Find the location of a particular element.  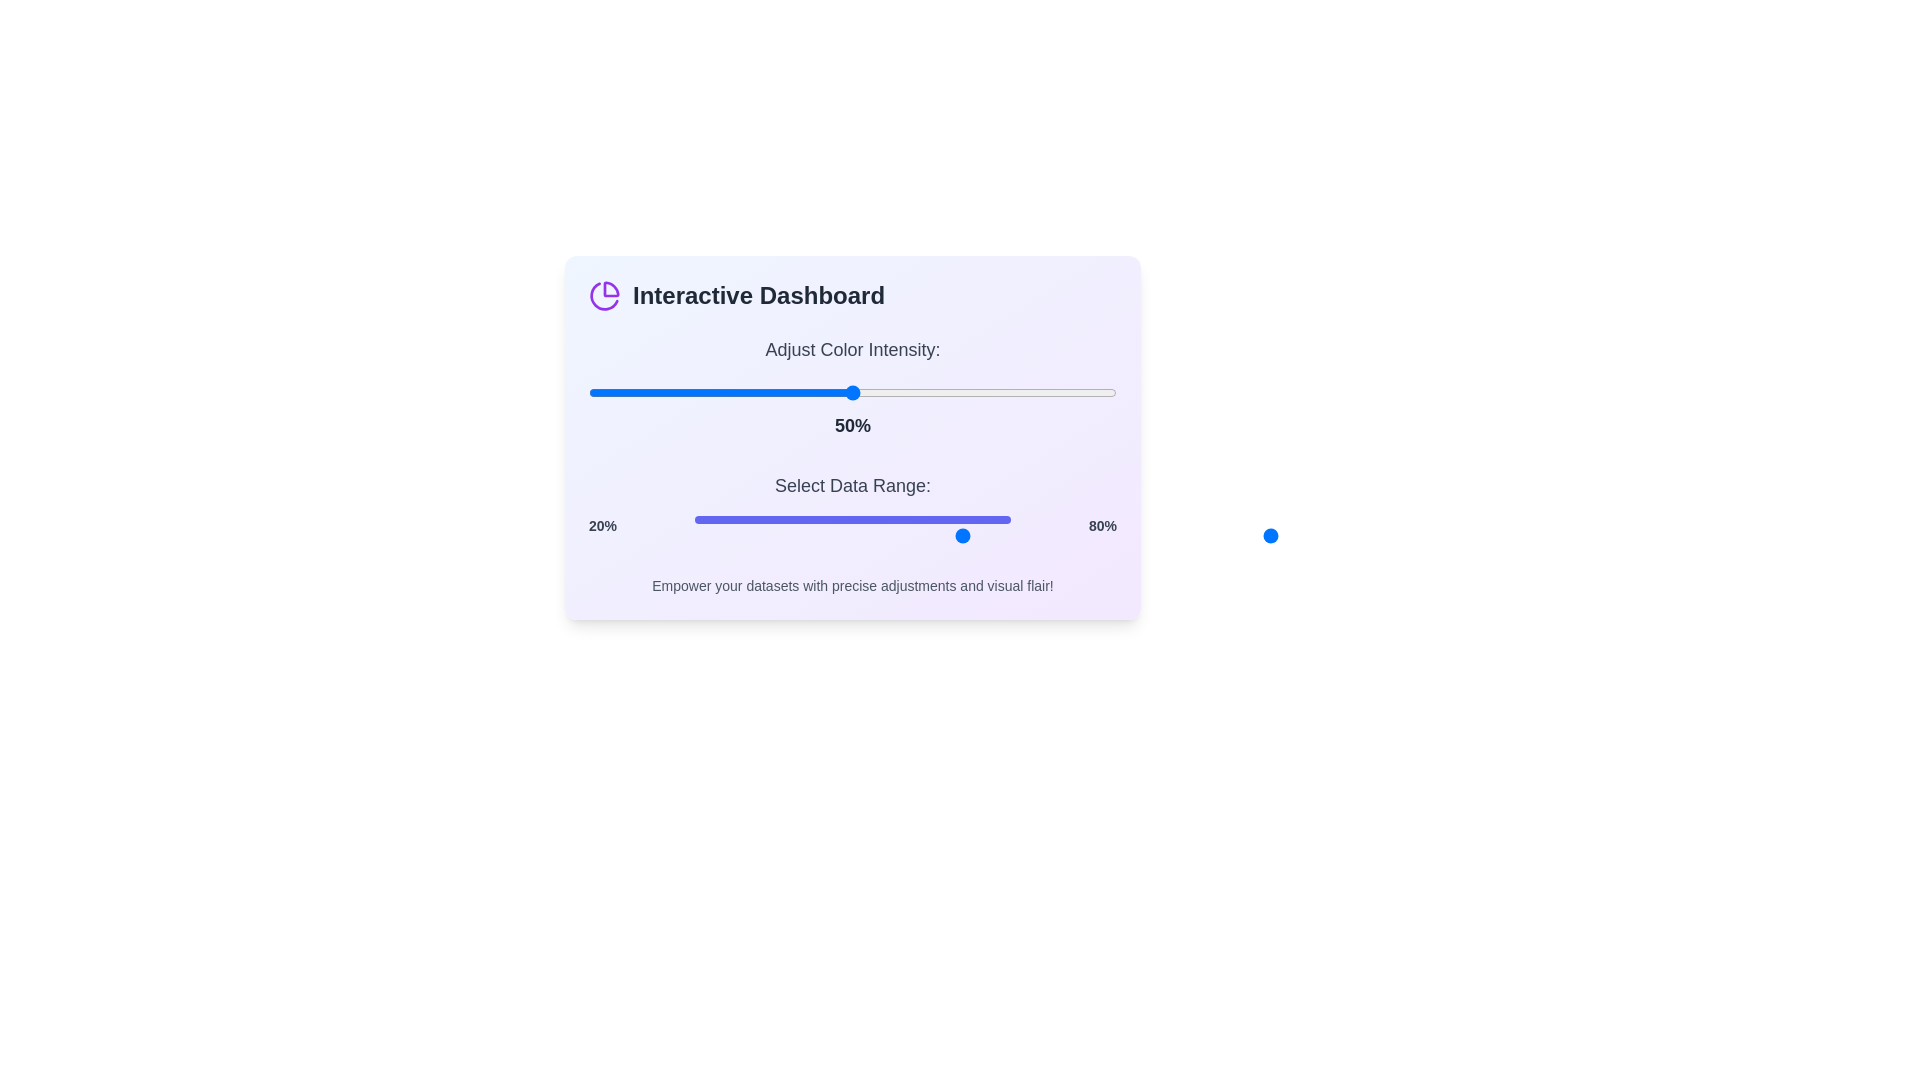

the color intensity is located at coordinates (925, 393).